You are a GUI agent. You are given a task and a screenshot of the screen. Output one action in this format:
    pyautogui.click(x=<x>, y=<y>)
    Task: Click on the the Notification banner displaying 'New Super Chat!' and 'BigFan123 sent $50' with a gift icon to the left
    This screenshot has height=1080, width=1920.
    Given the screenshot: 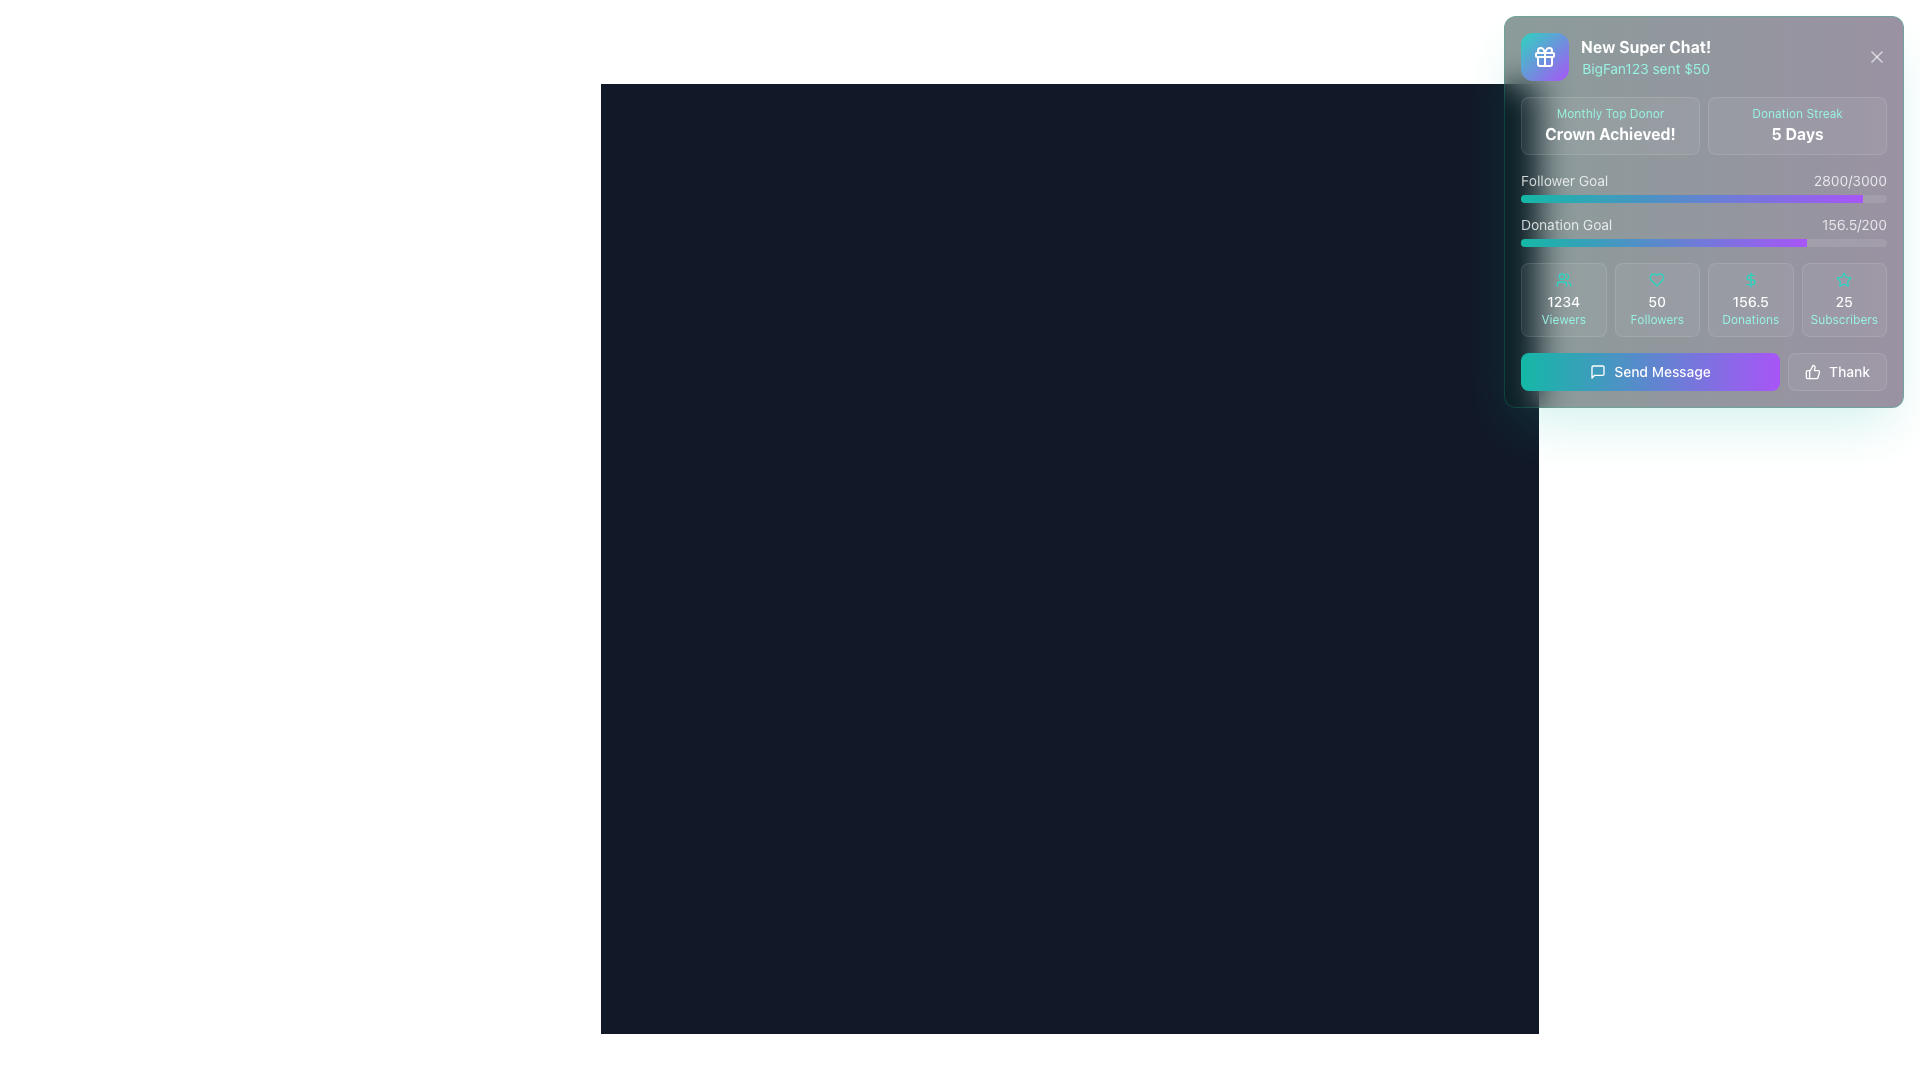 What is the action you would take?
    pyautogui.click(x=1616, y=56)
    